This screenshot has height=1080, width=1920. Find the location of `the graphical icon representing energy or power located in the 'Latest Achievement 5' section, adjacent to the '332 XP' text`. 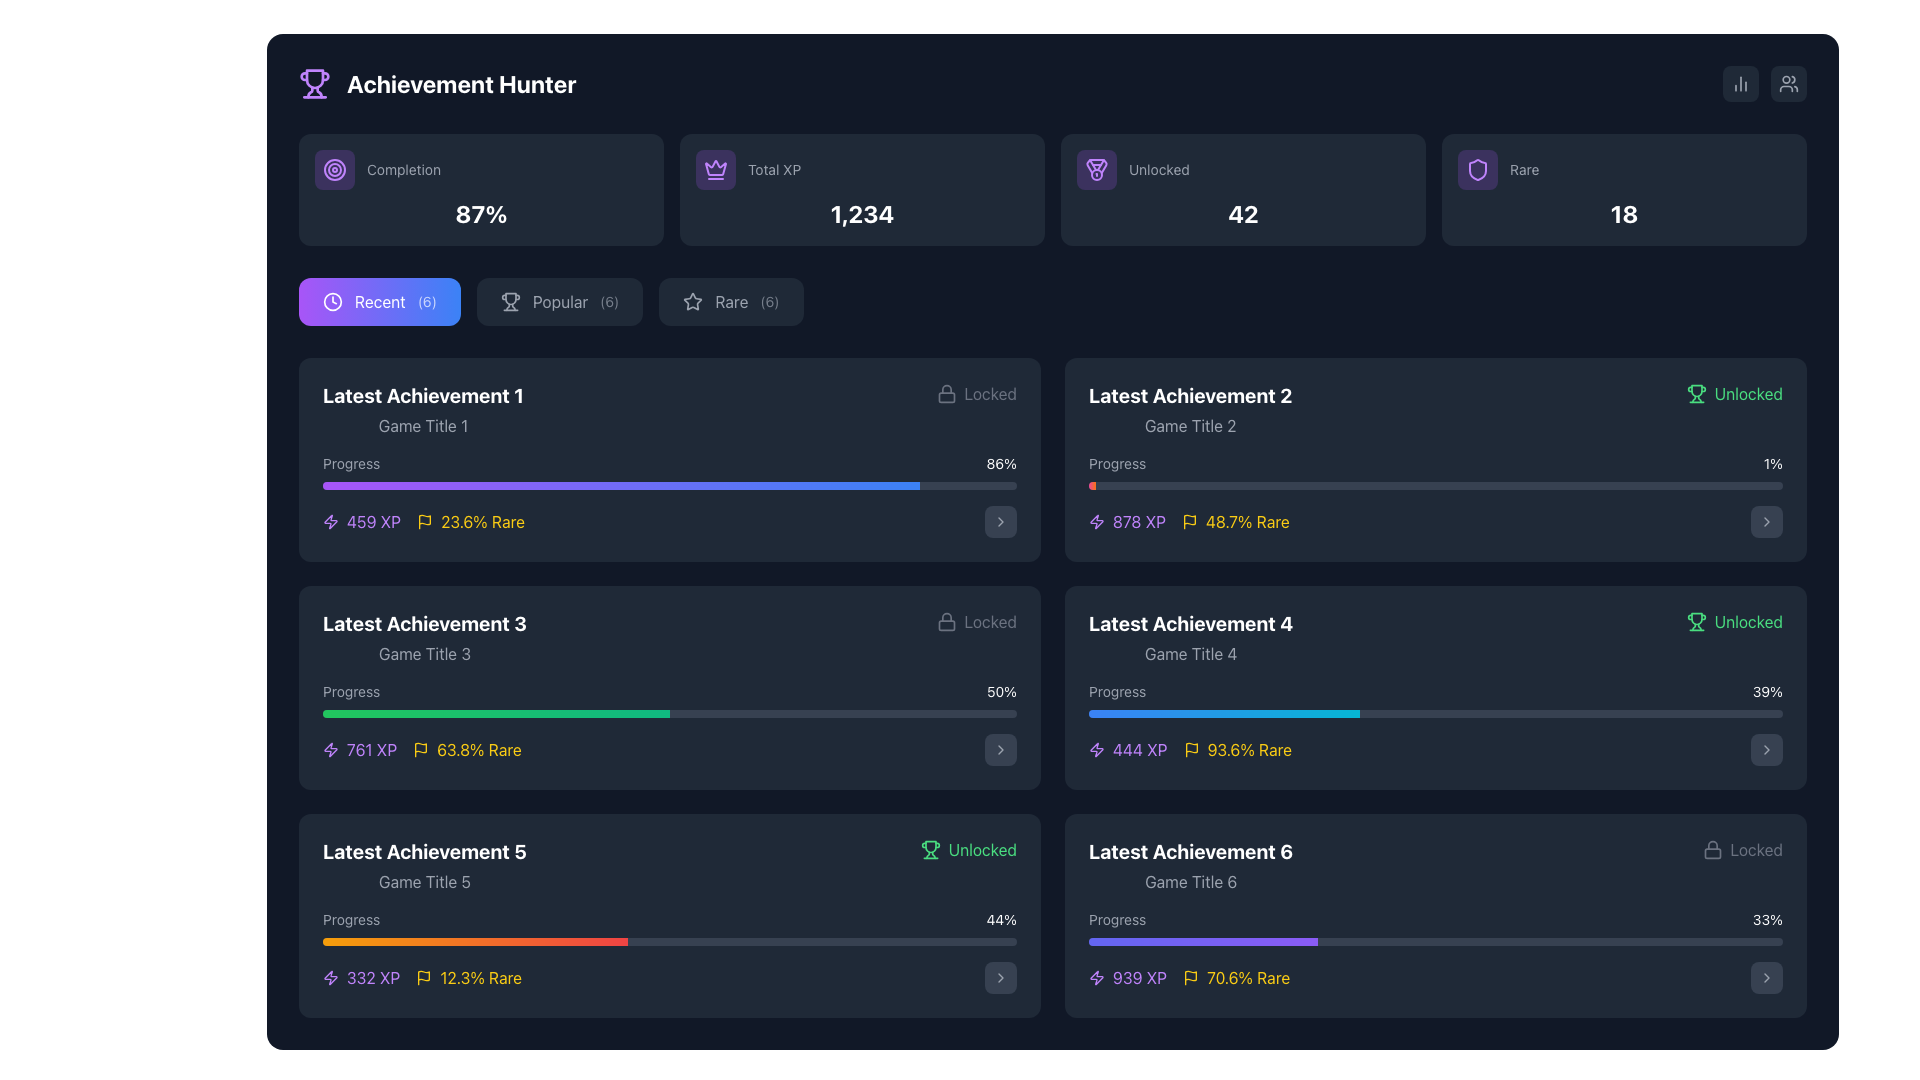

the graphical icon representing energy or power located in the 'Latest Achievement 5' section, adjacent to the '332 XP' text is located at coordinates (331, 977).